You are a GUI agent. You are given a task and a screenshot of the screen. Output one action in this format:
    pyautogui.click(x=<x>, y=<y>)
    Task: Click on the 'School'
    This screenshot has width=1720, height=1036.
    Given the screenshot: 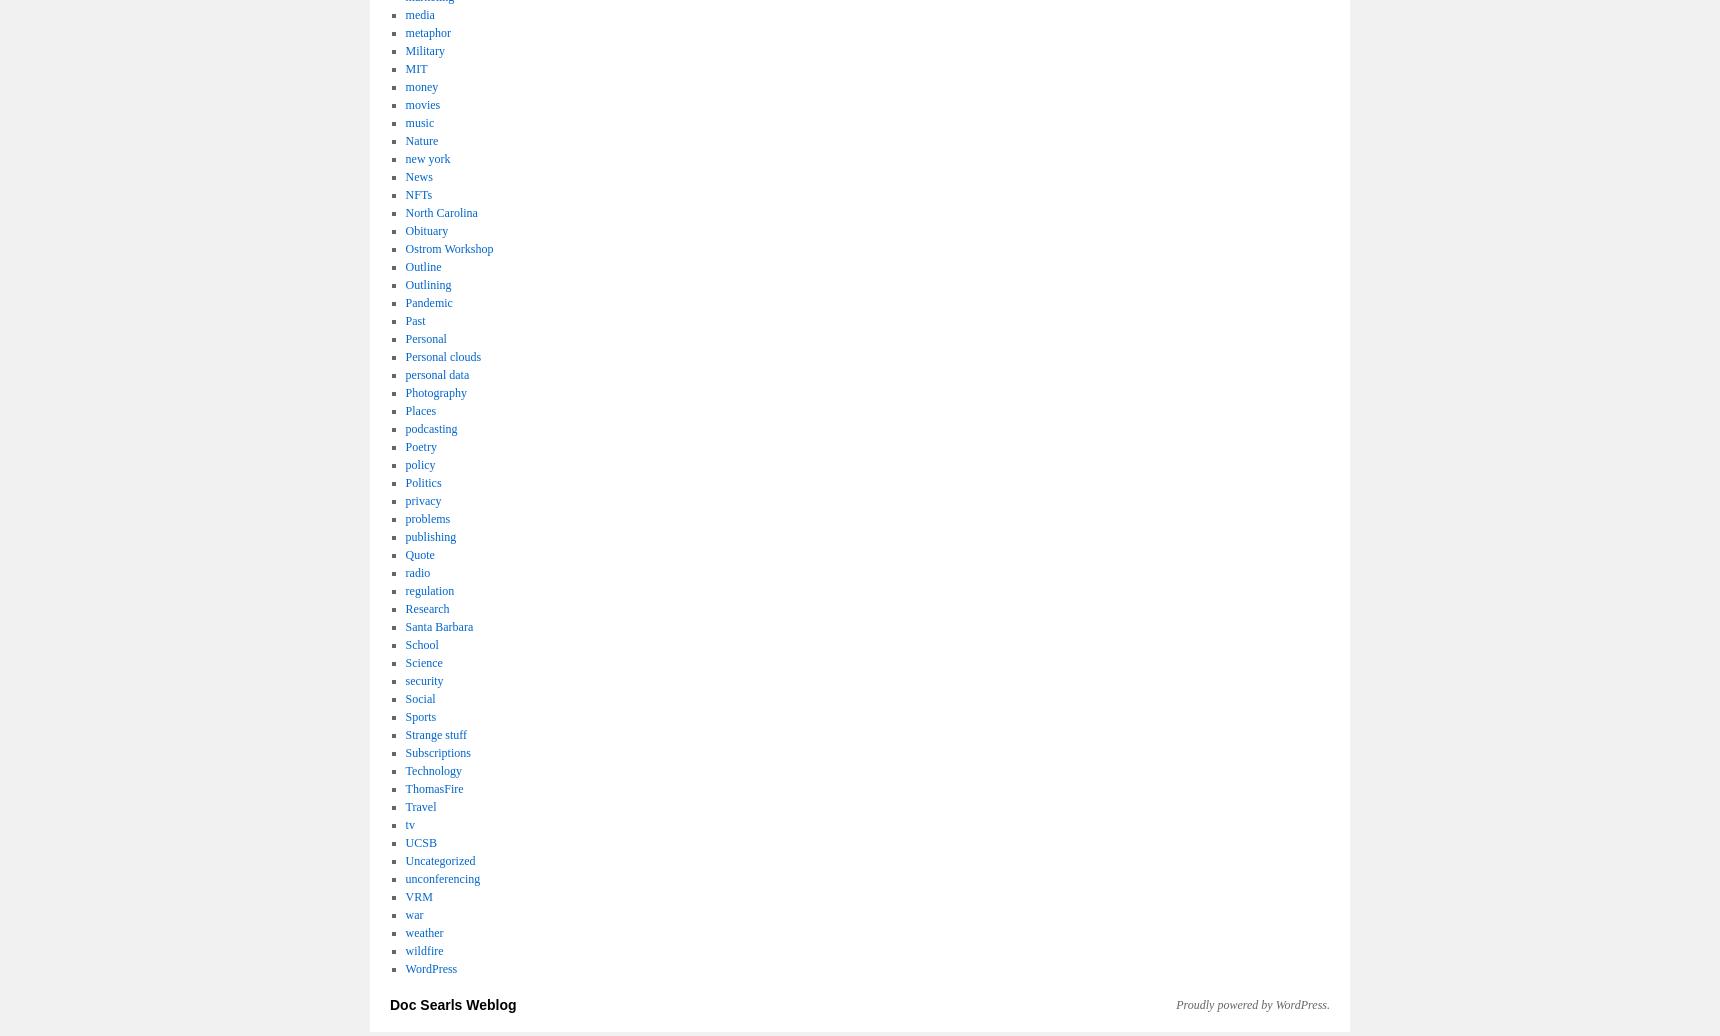 What is the action you would take?
    pyautogui.click(x=421, y=643)
    